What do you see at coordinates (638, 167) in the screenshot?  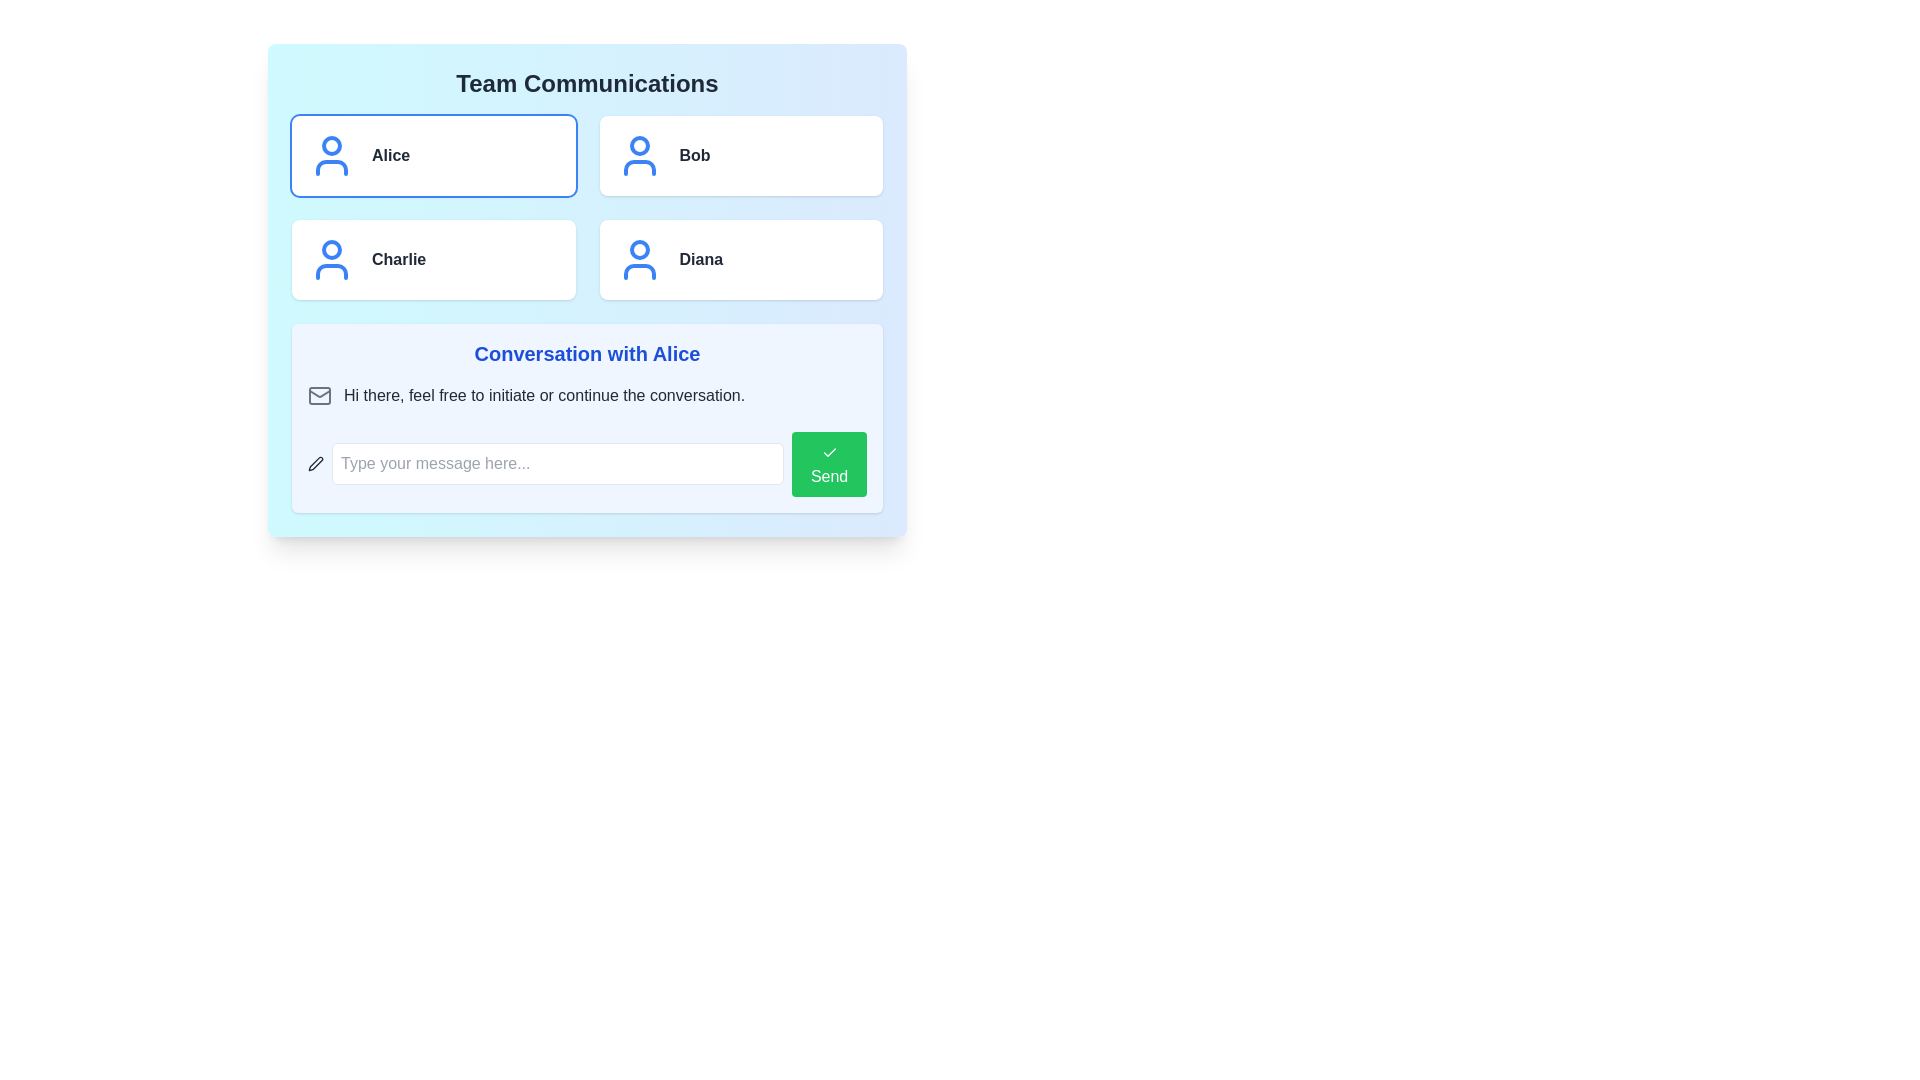 I see `the lower portion of the user icon in the button associated with 'Bob', located in the top-right section of the interface under 'Team Communications'` at bounding box center [638, 167].